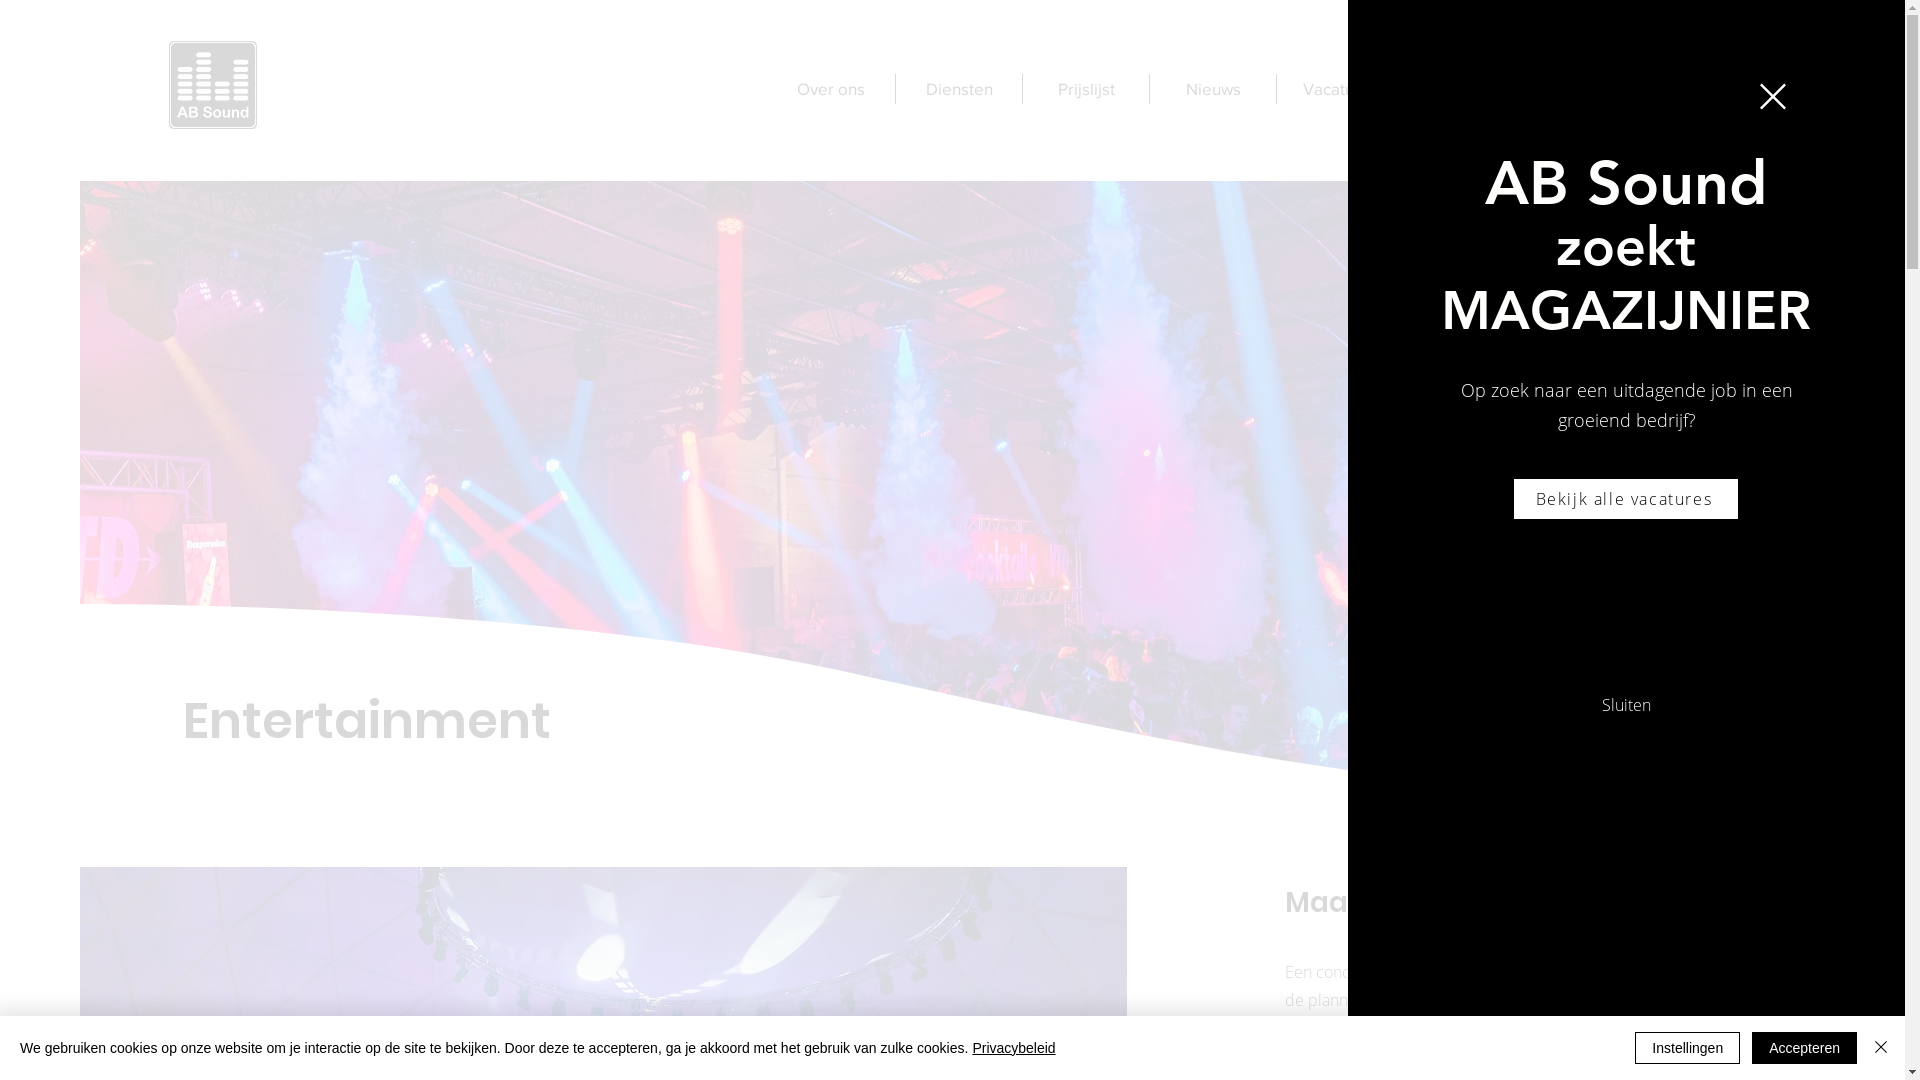  I want to click on 'Over ons', so click(830, 87).